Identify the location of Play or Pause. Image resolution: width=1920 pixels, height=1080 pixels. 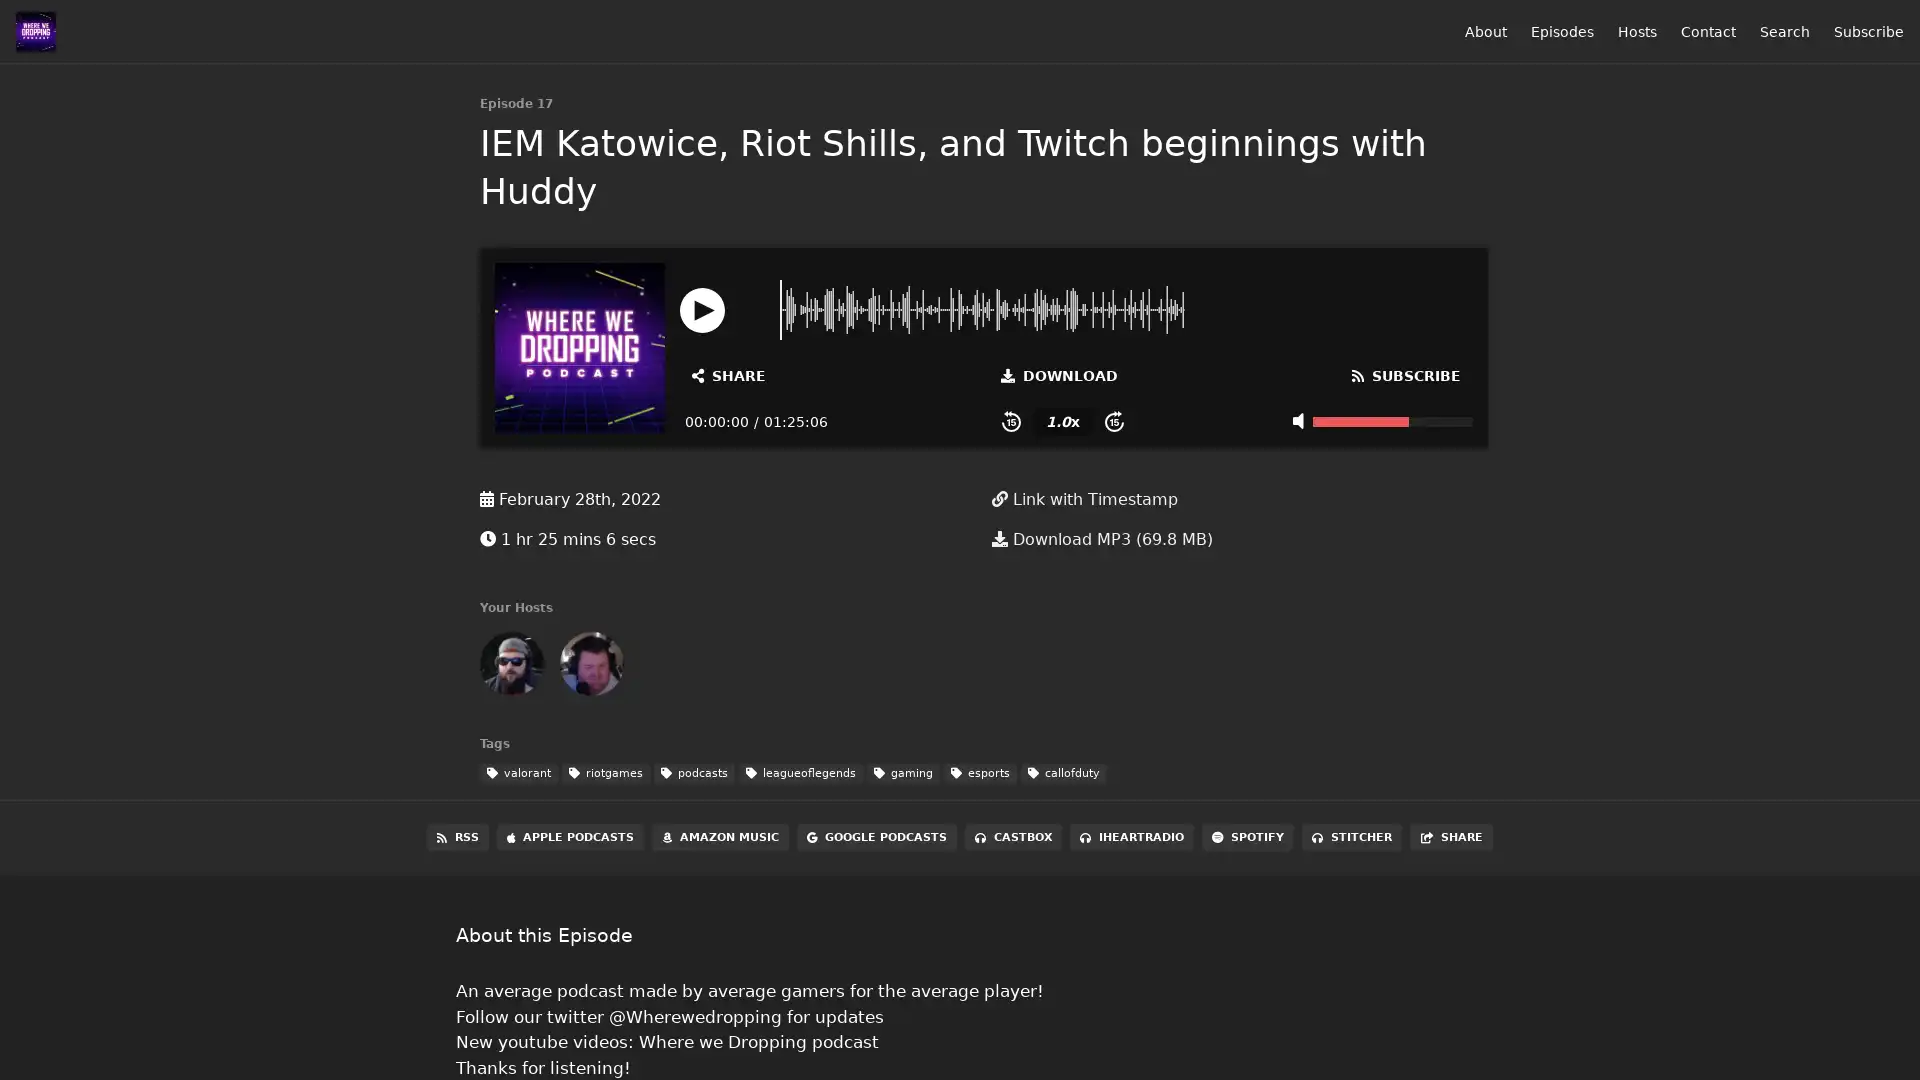
(702, 309).